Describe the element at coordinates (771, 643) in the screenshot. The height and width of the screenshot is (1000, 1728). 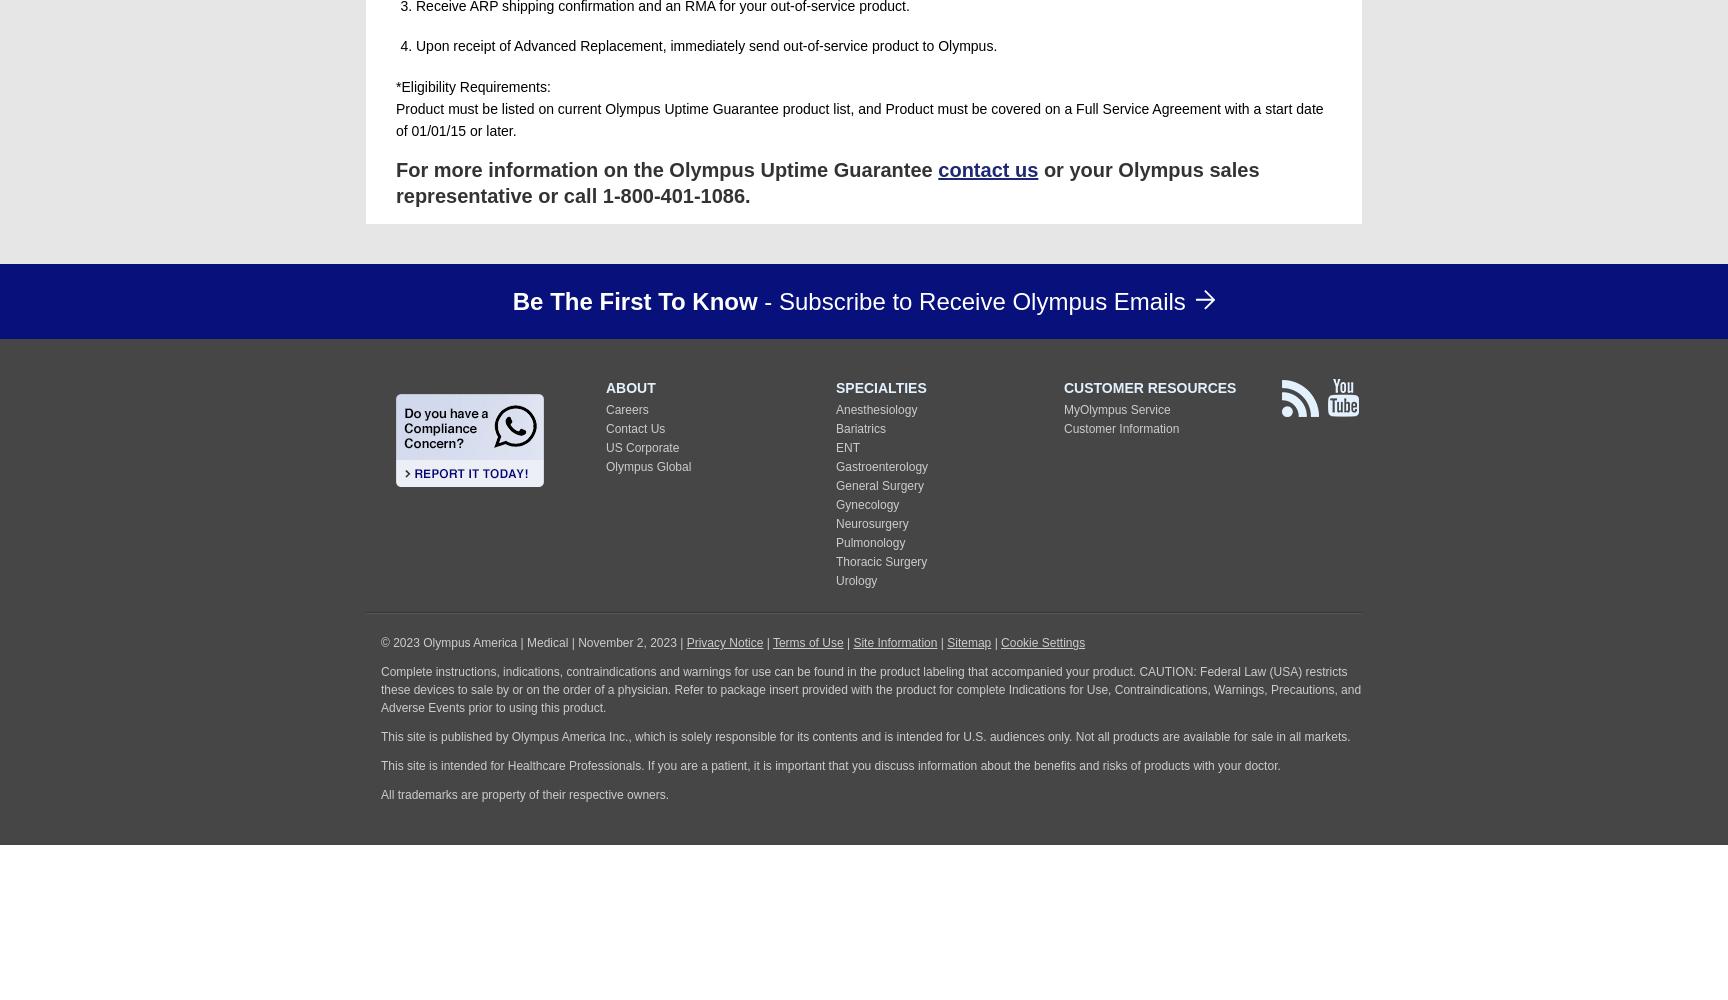
I see `'Terms of Use'` at that location.